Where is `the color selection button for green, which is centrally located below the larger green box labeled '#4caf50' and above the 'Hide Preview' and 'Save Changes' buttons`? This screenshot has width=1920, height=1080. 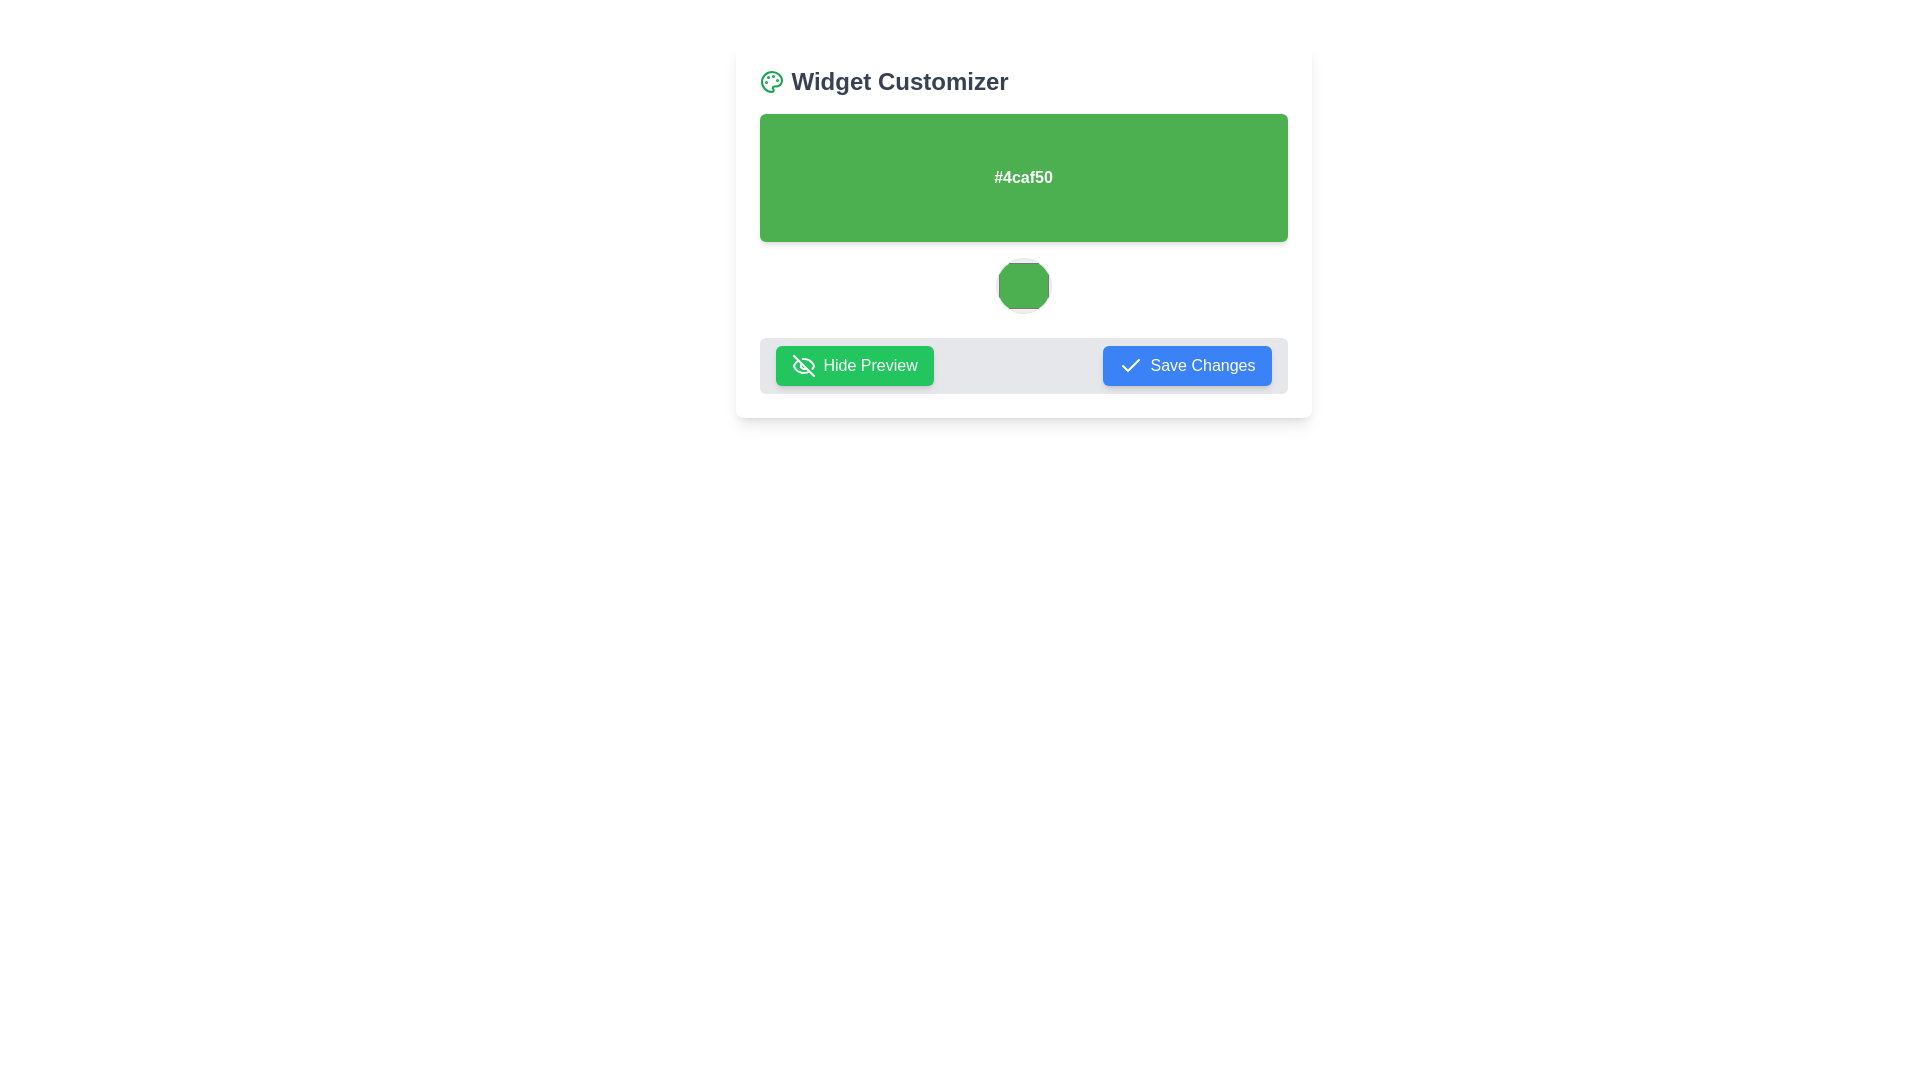 the color selection button for green, which is centrally located below the larger green box labeled '#4caf50' and above the 'Hide Preview' and 'Save Changes' buttons is located at coordinates (1023, 285).